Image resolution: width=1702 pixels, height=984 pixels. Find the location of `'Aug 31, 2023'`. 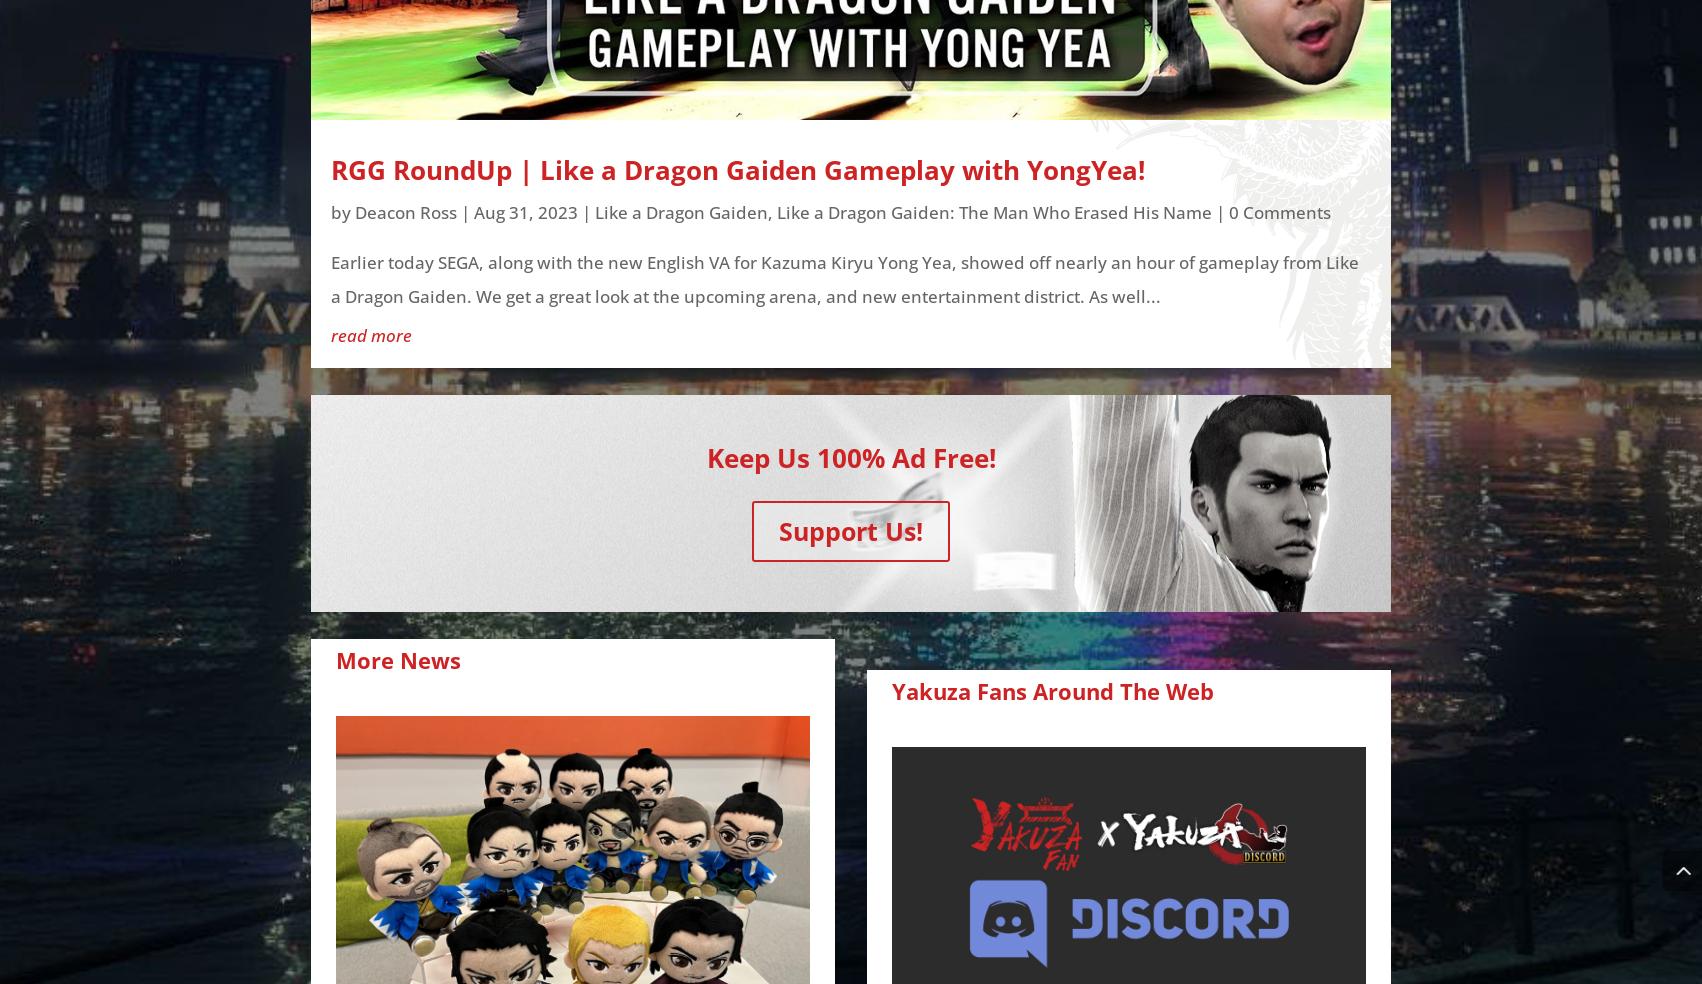

'Aug 31, 2023' is located at coordinates (524, 211).